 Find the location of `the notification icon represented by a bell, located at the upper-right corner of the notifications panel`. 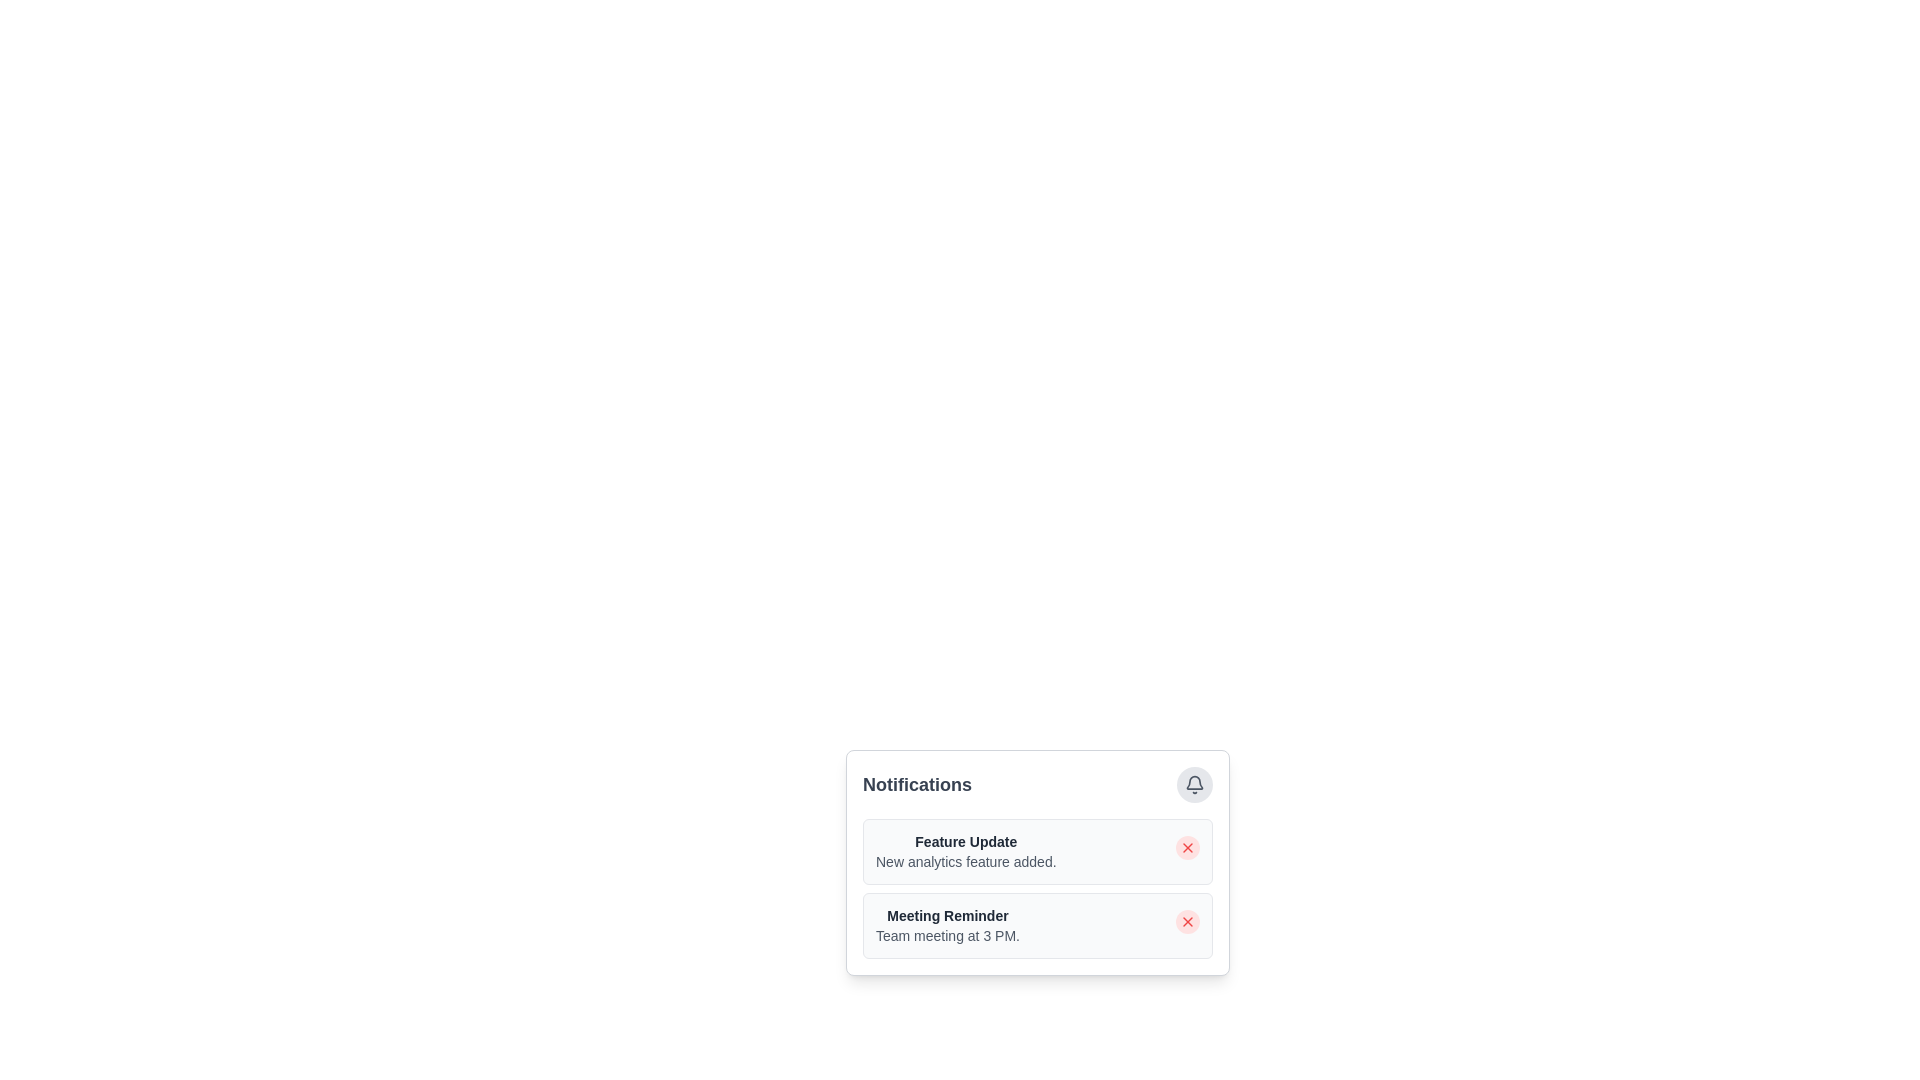

the notification icon represented by a bell, located at the upper-right corner of the notifications panel is located at coordinates (1195, 784).